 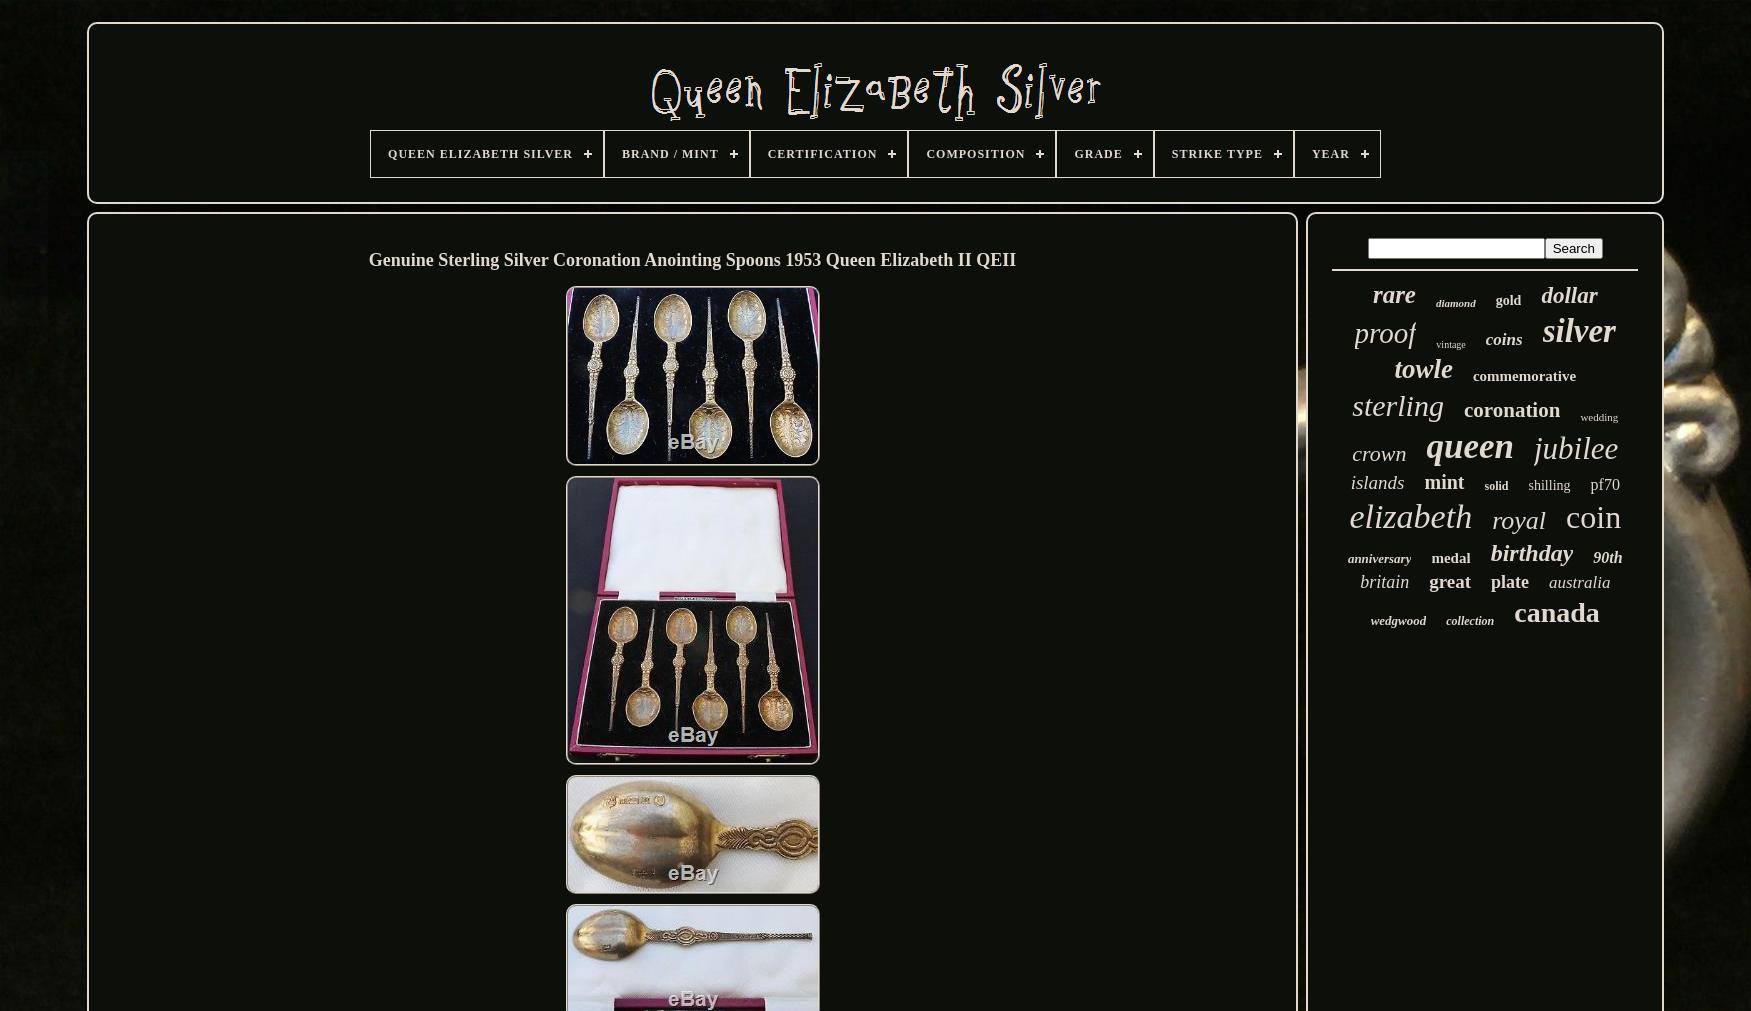 What do you see at coordinates (1510, 582) in the screenshot?
I see `'plate'` at bounding box center [1510, 582].